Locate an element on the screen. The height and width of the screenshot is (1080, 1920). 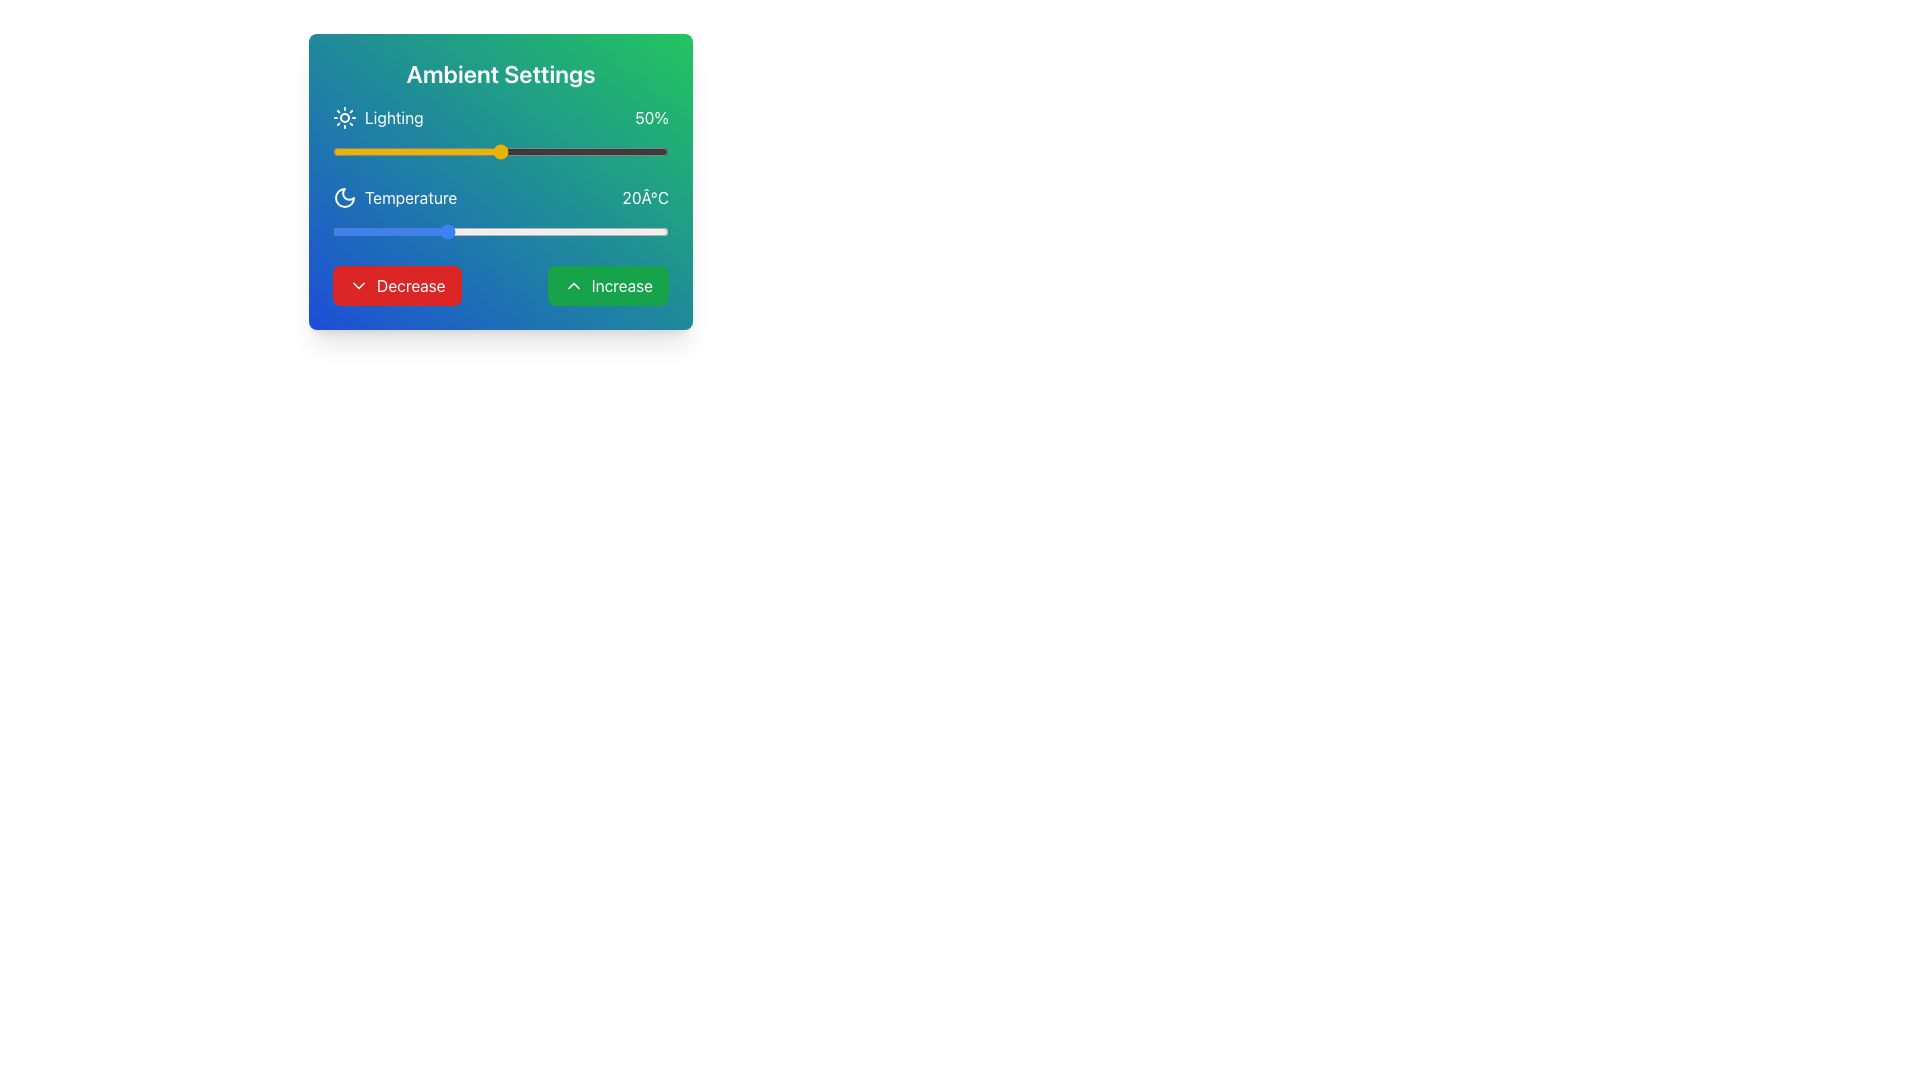
the icon that indicates an action of increasing, which is located inside the 'Increase' button at the bottom-right corner of the 'Ambient Settings' card is located at coordinates (572, 285).